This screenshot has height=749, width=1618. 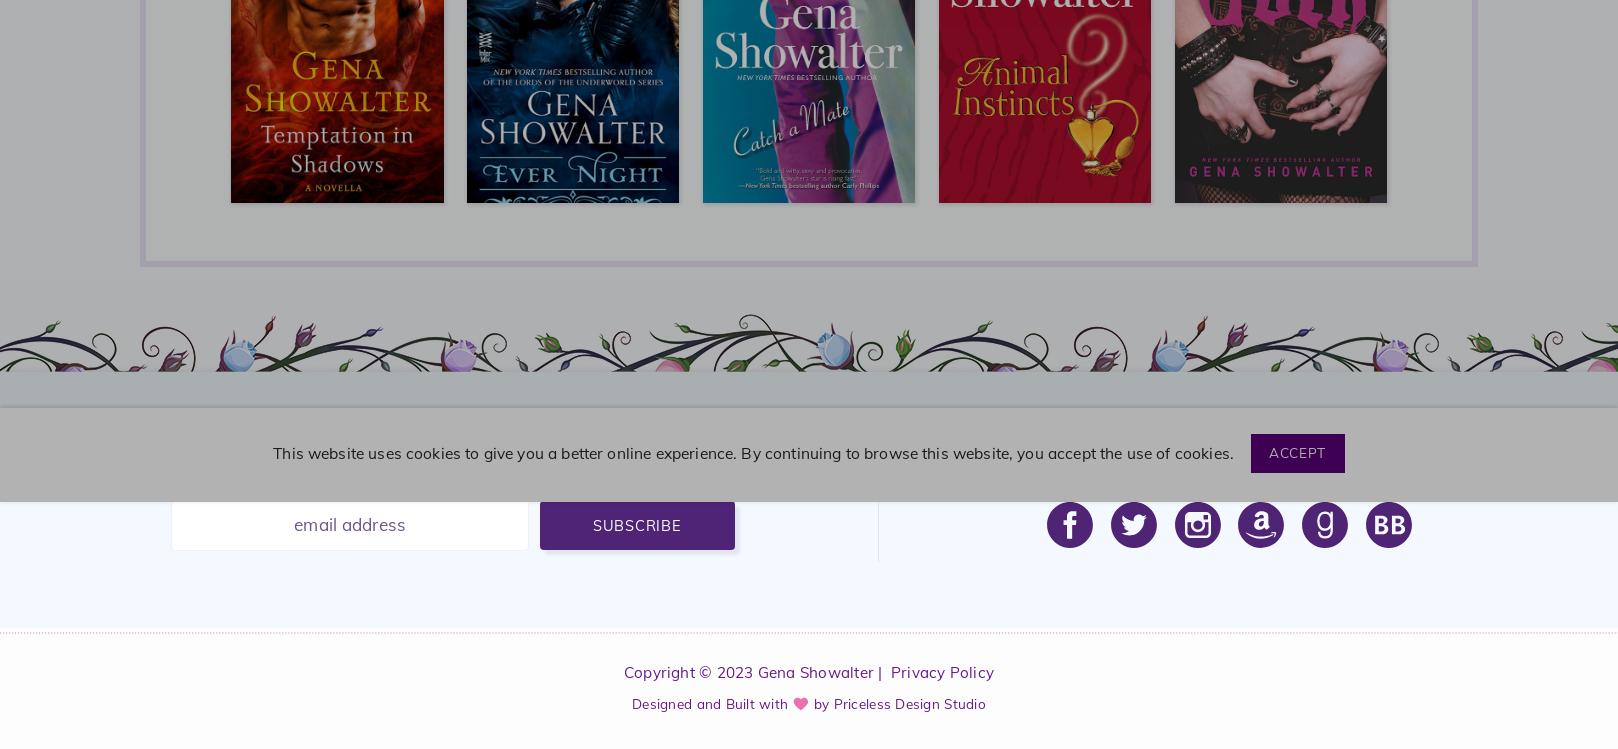 What do you see at coordinates (710, 702) in the screenshot?
I see `'Designed and Built with'` at bounding box center [710, 702].